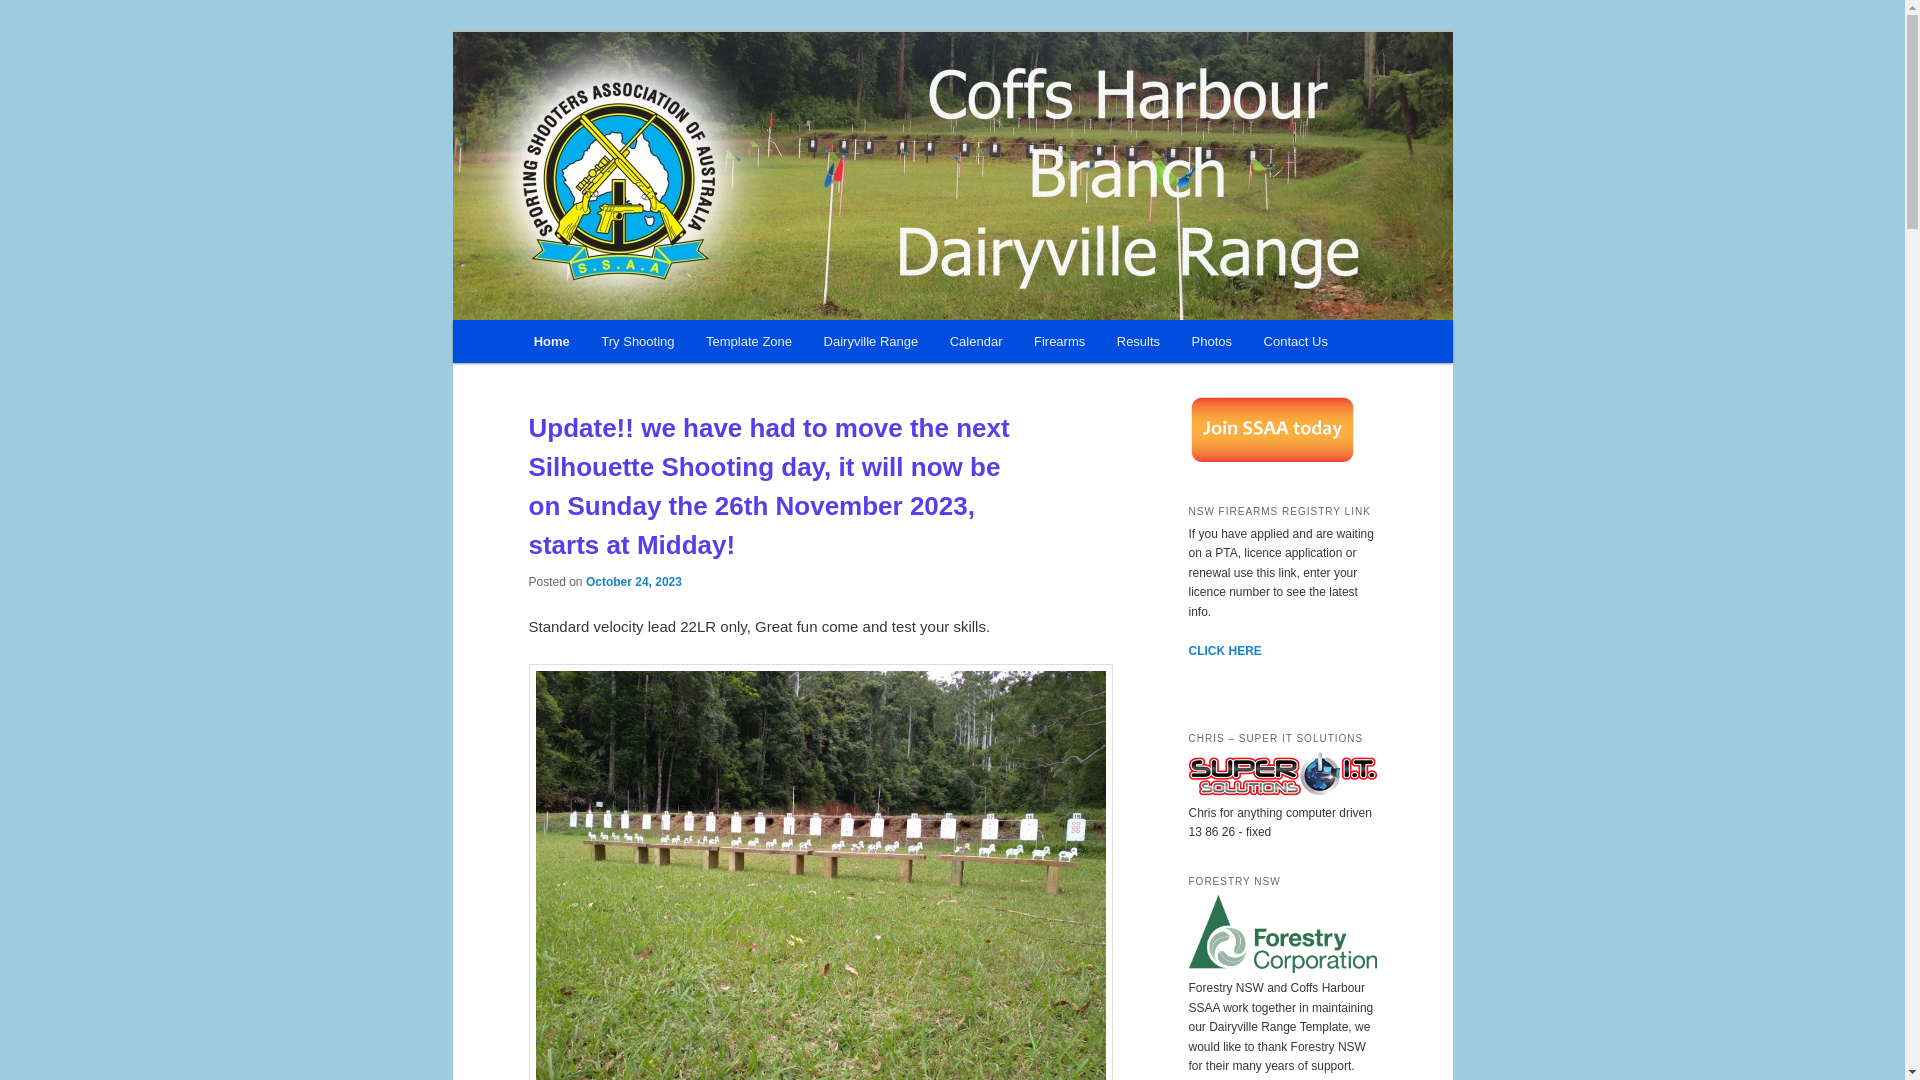 The width and height of the screenshot is (1920, 1080). Describe the element at coordinates (870, 340) in the screenshot. I see `'Dairyville Range'` at that location.